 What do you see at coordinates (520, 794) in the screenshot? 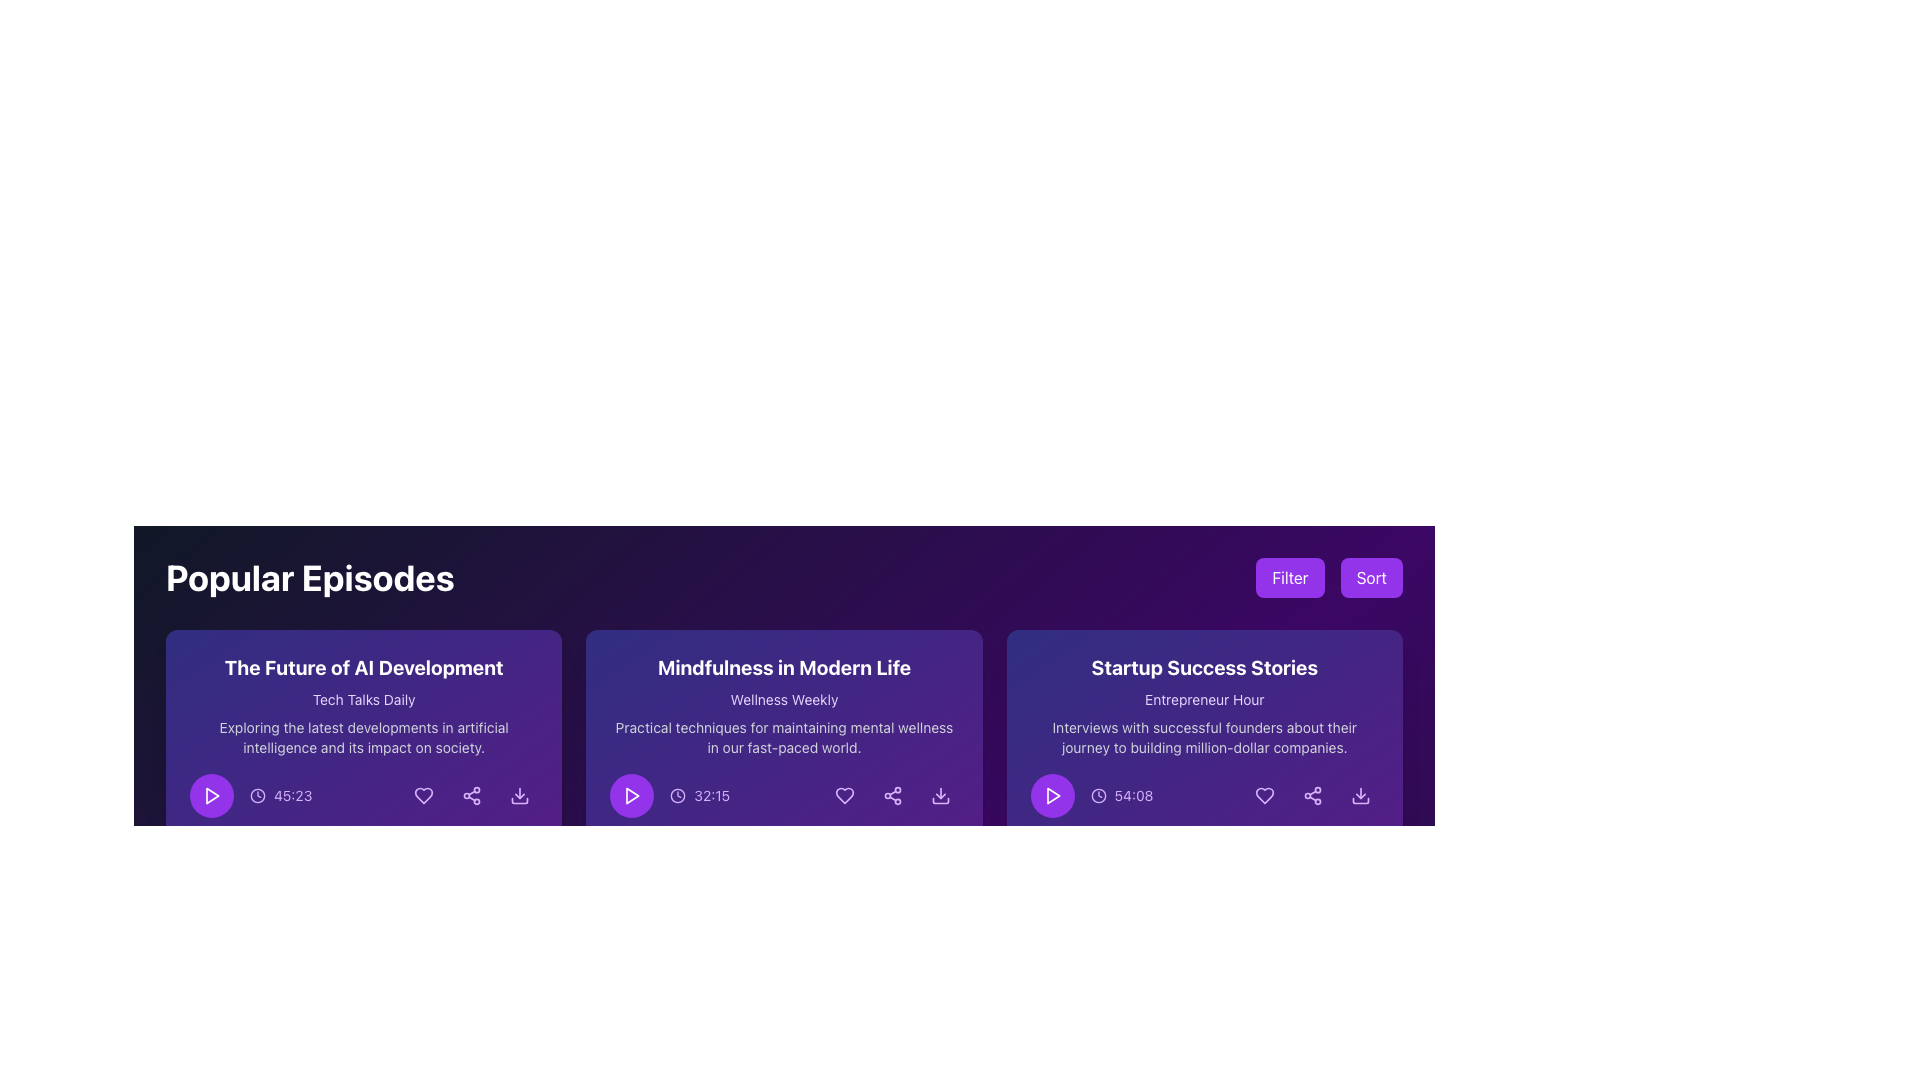
I see `the third circular button for downloading the episode in the 'Popular Episodes' section labeled 'The Future of AI Development'` at bounding box center [520, 794].